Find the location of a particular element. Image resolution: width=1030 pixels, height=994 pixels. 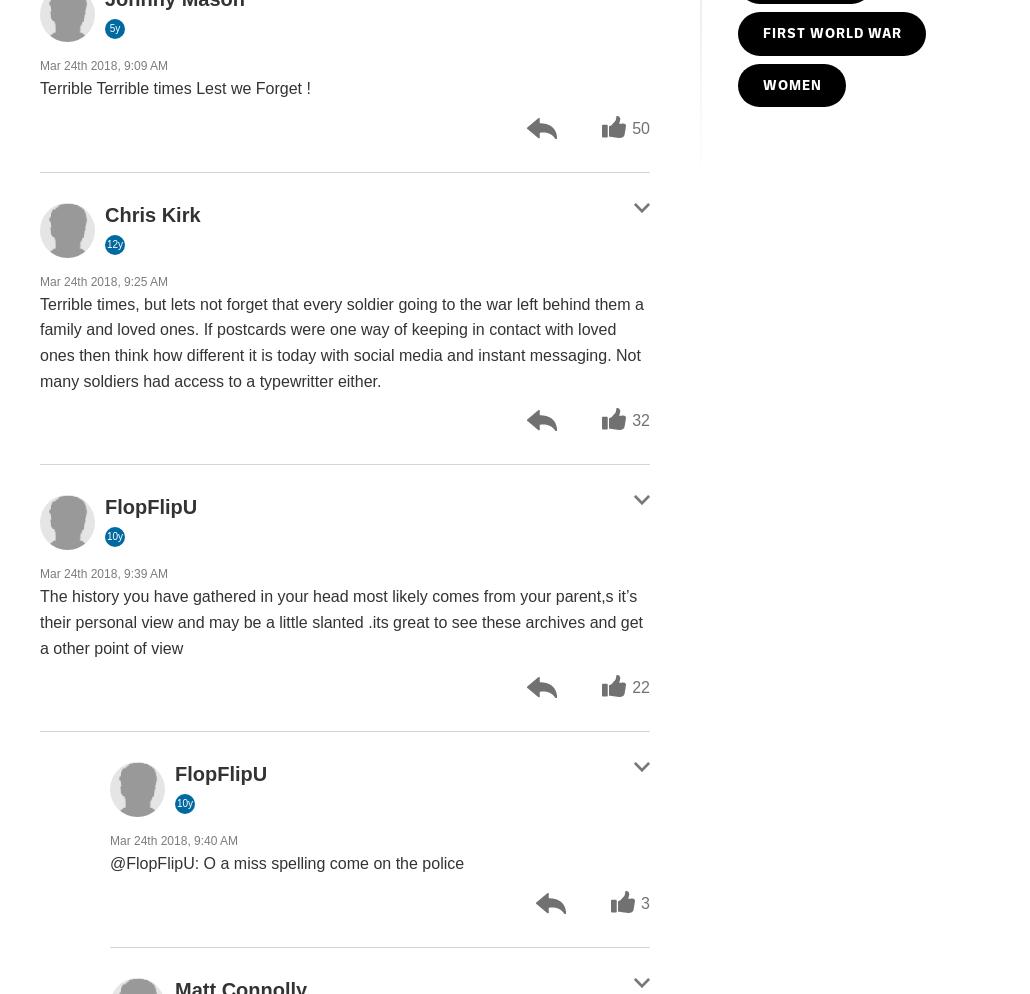

'The history you have gathered in your head most likely comes from your parent,s it’s their personal view and may be a little slanted .its great to see these archives and get a other point of view' is located at coordinates (39, 621).